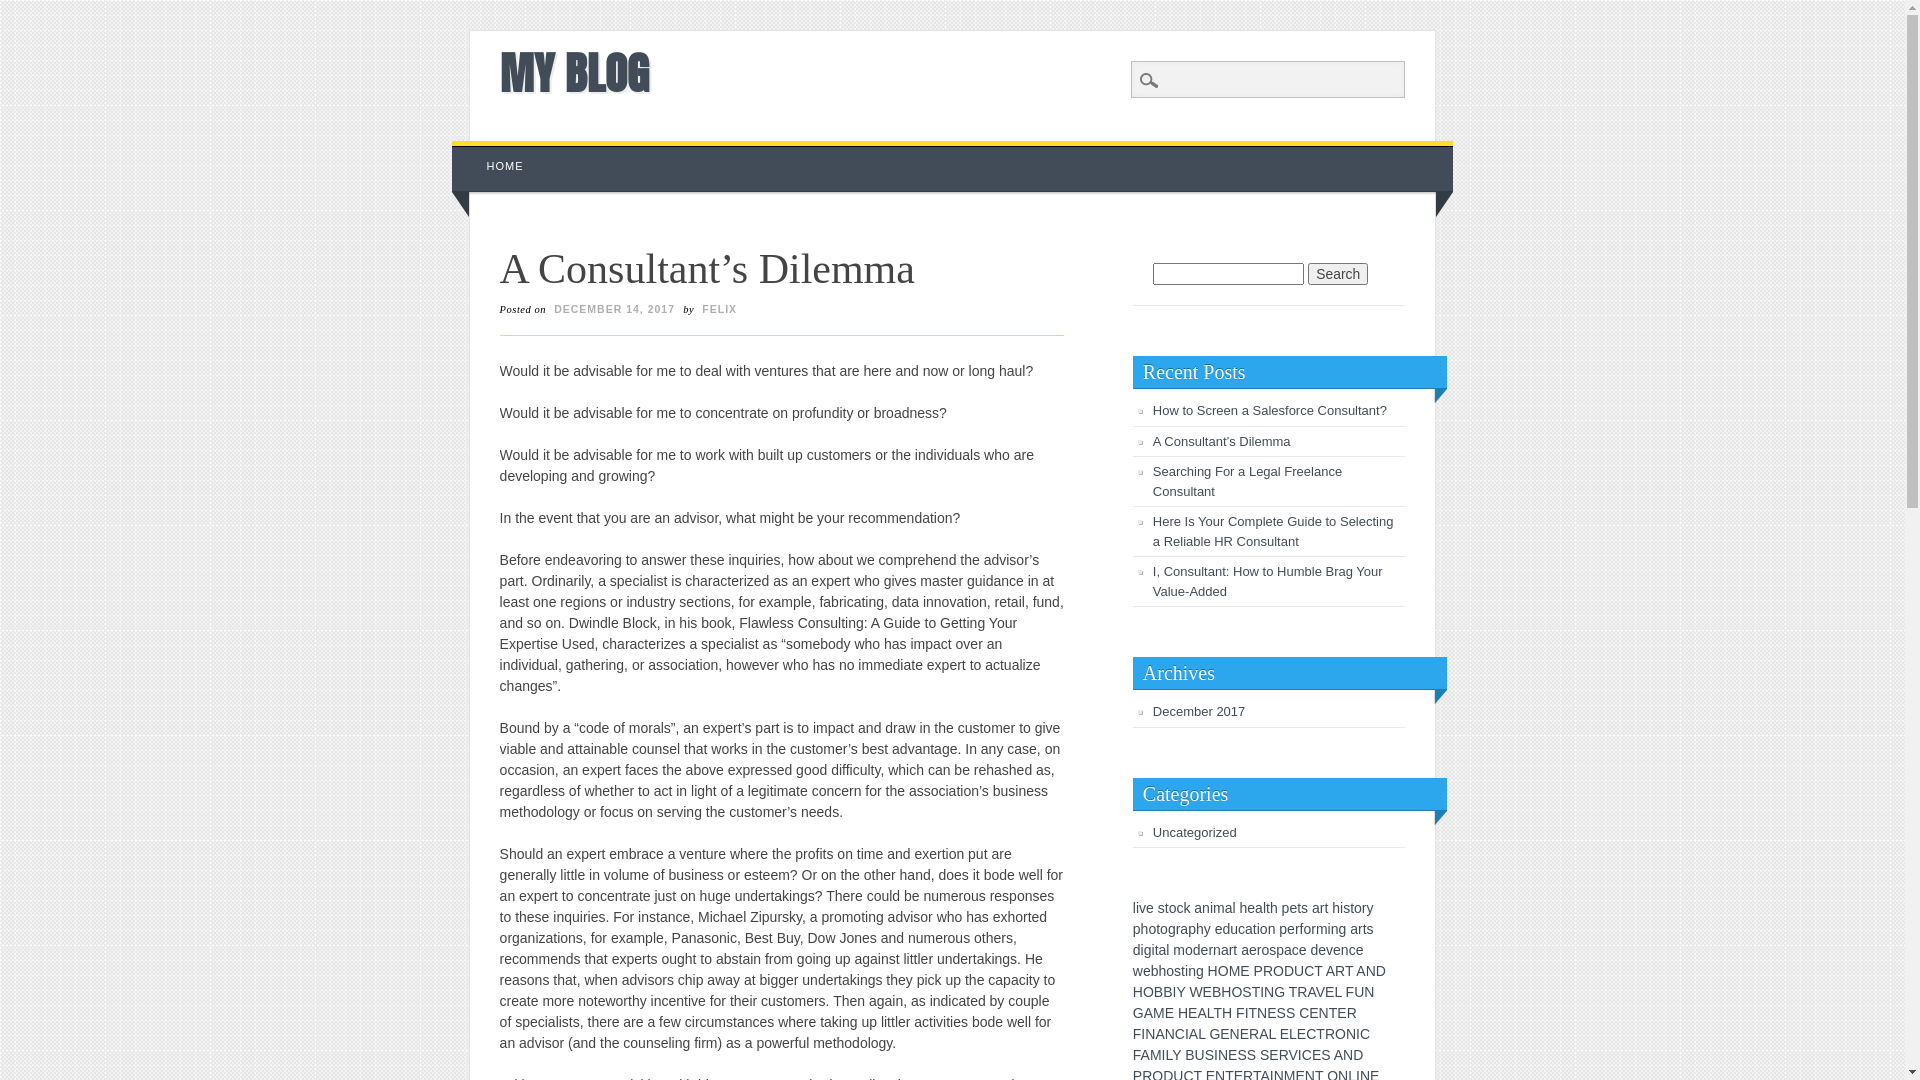 The image size is (1920, 1080). Describe the element at coordinates (1348, 948) in the screenshot. I see `'c'` at that location.